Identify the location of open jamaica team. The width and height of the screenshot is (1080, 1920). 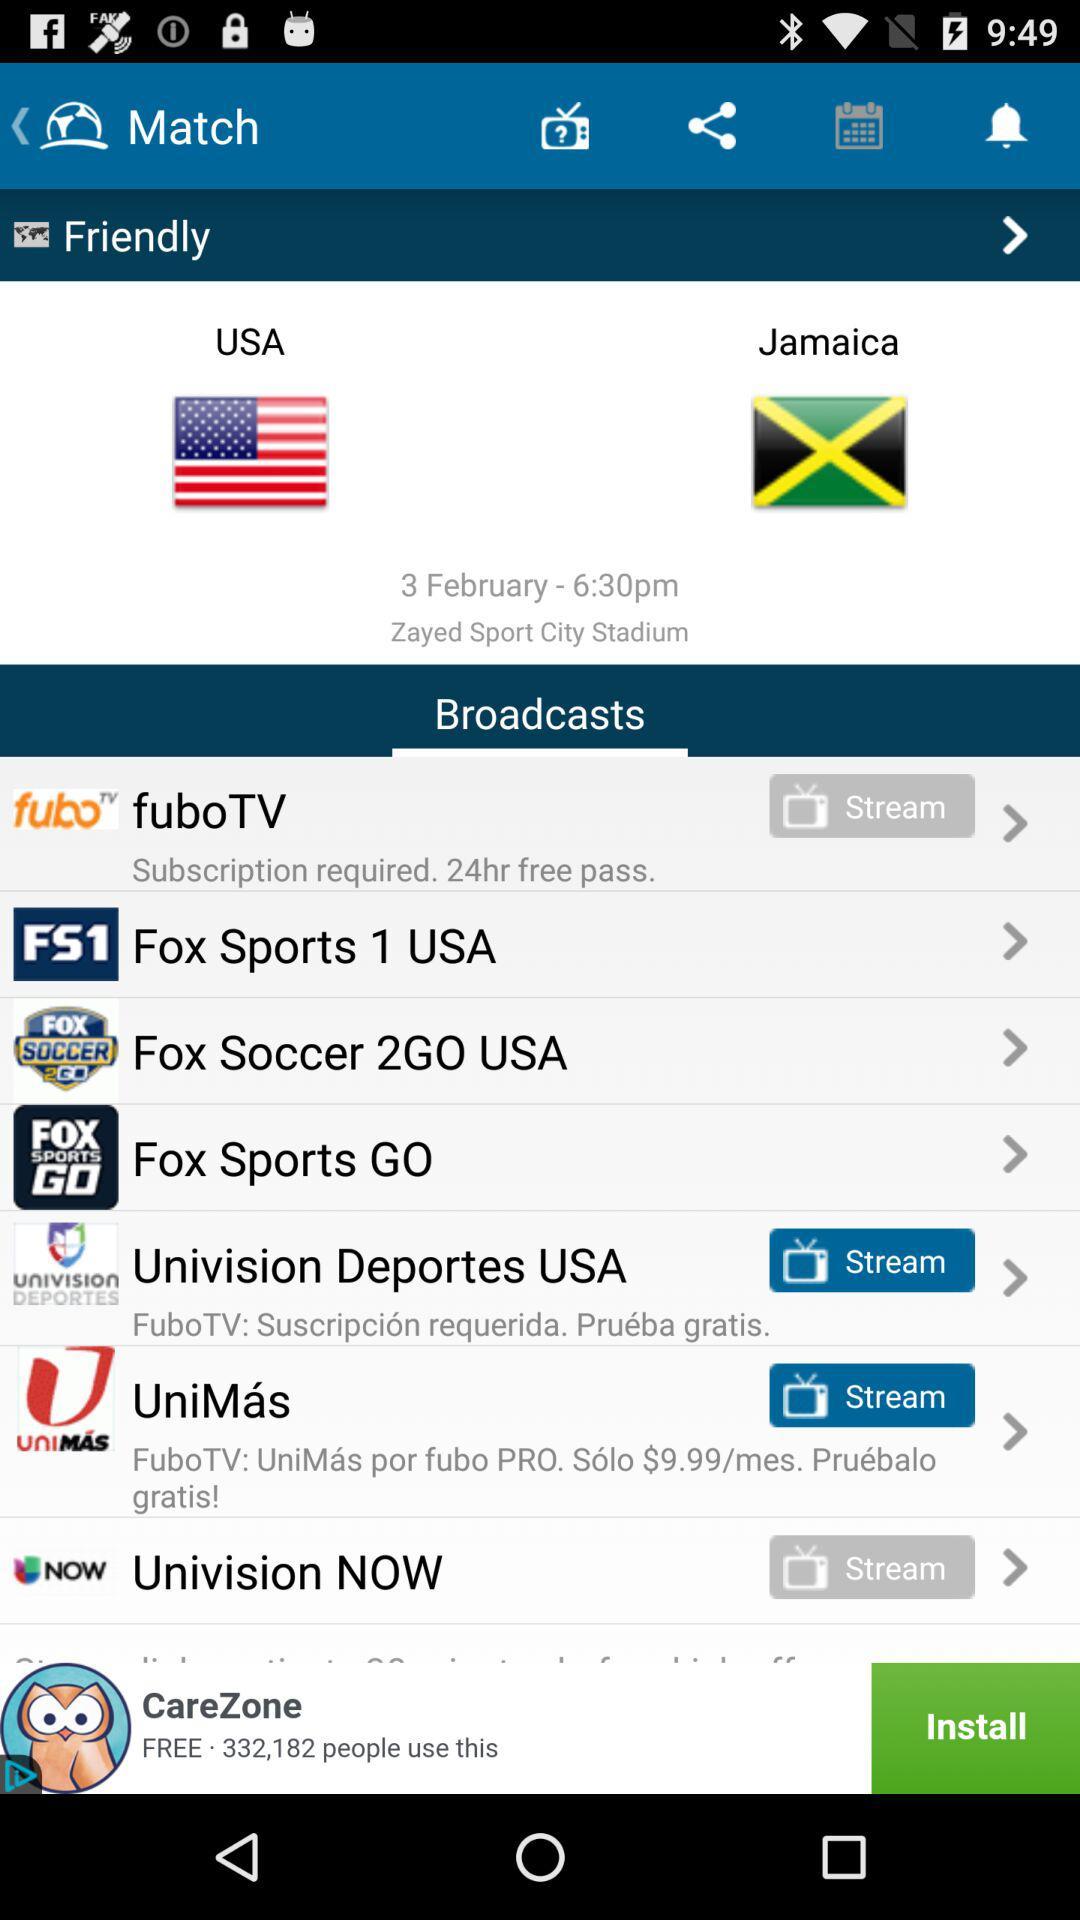
(829, 451).